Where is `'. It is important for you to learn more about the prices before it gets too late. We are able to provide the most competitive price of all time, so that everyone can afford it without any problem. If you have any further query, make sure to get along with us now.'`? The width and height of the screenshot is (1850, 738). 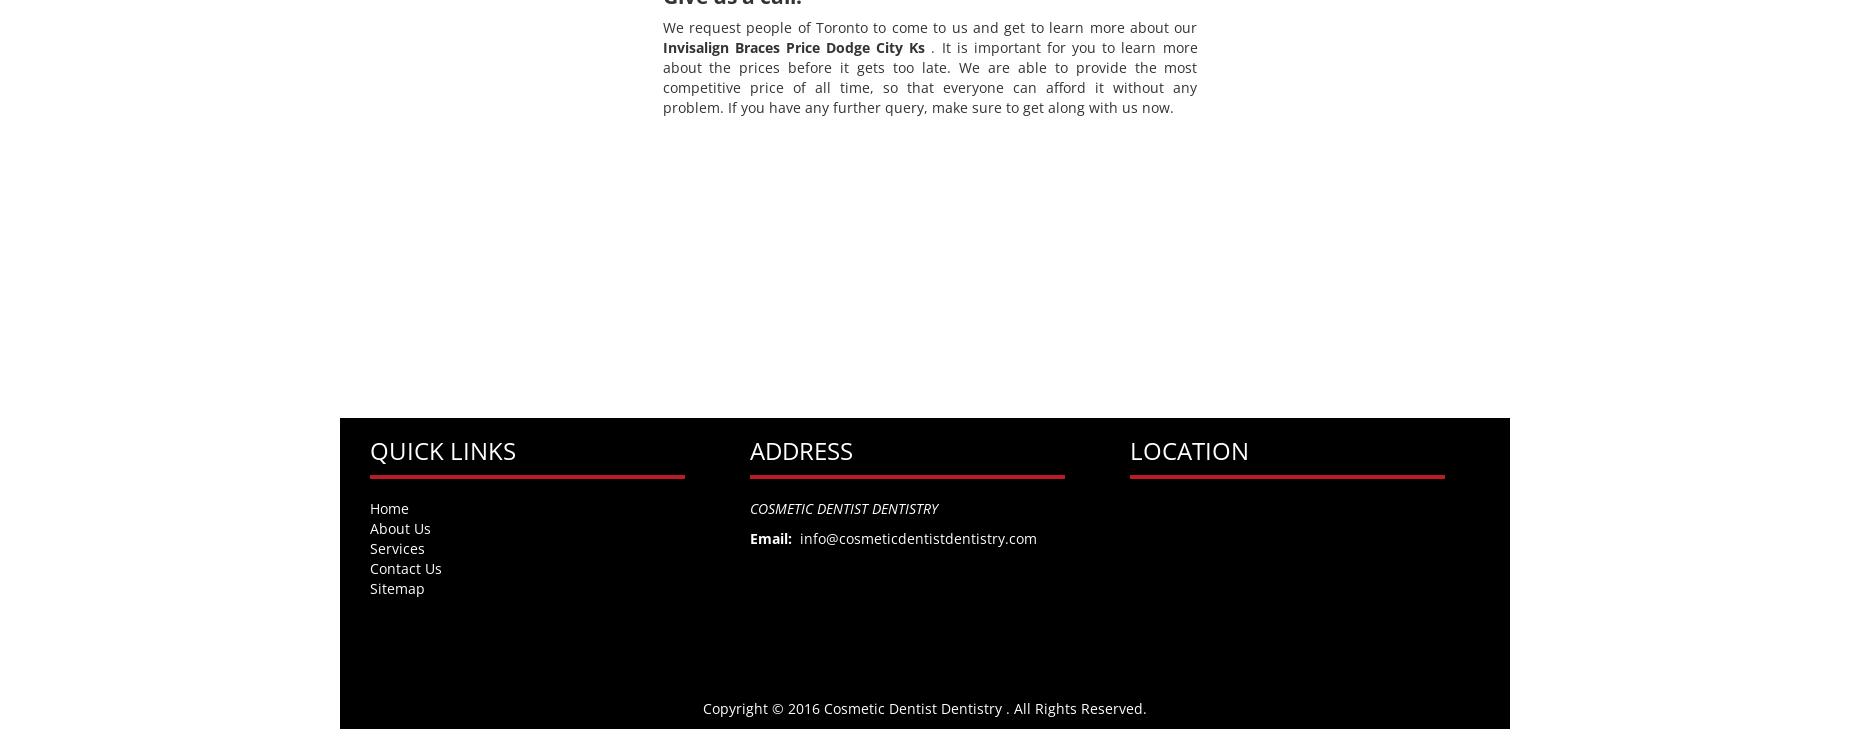 '. It is important for you to learn more about the prices before it gets too late. We are able to provide the most competitive price of all time, so that everyone can afford it without any problem. If you have any further query, make sure to get along with us now.' is located at coordinates (928, 76).